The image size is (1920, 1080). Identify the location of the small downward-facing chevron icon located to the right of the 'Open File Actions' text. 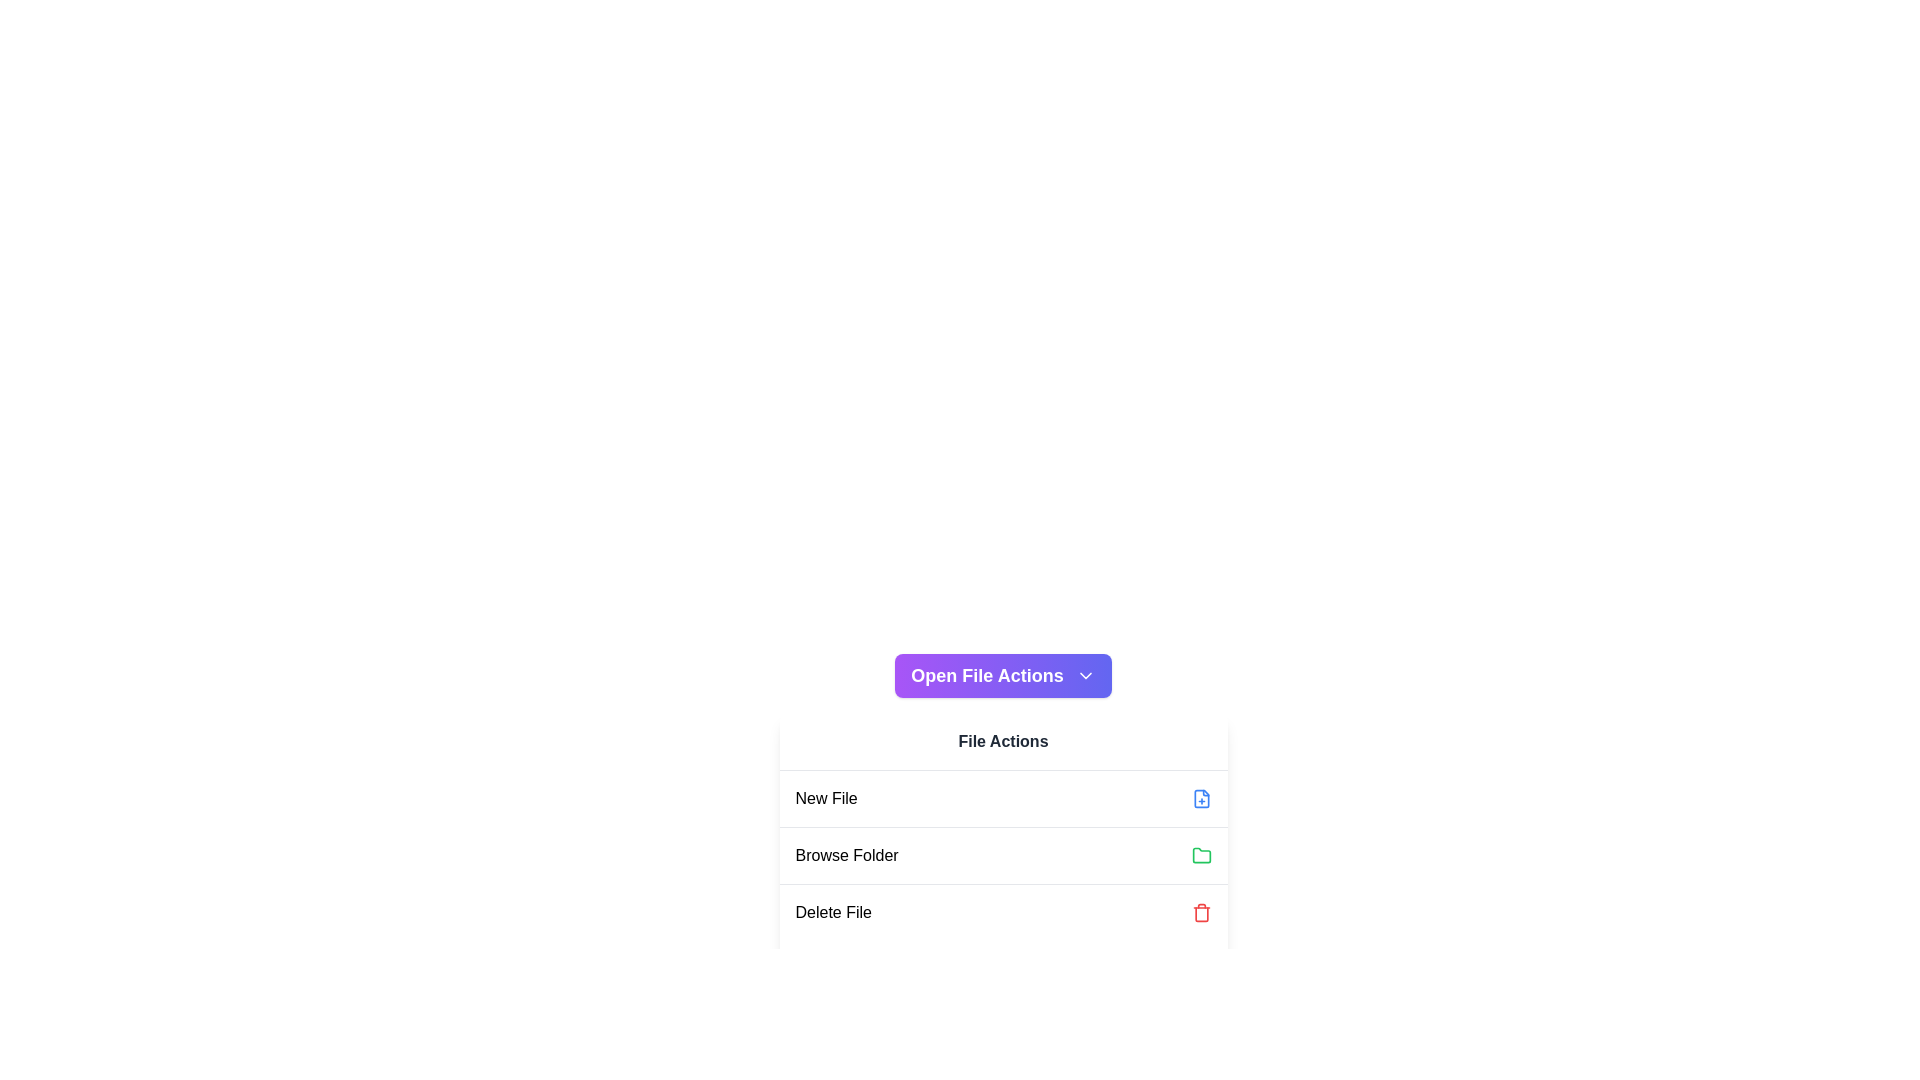
(1084, 675).